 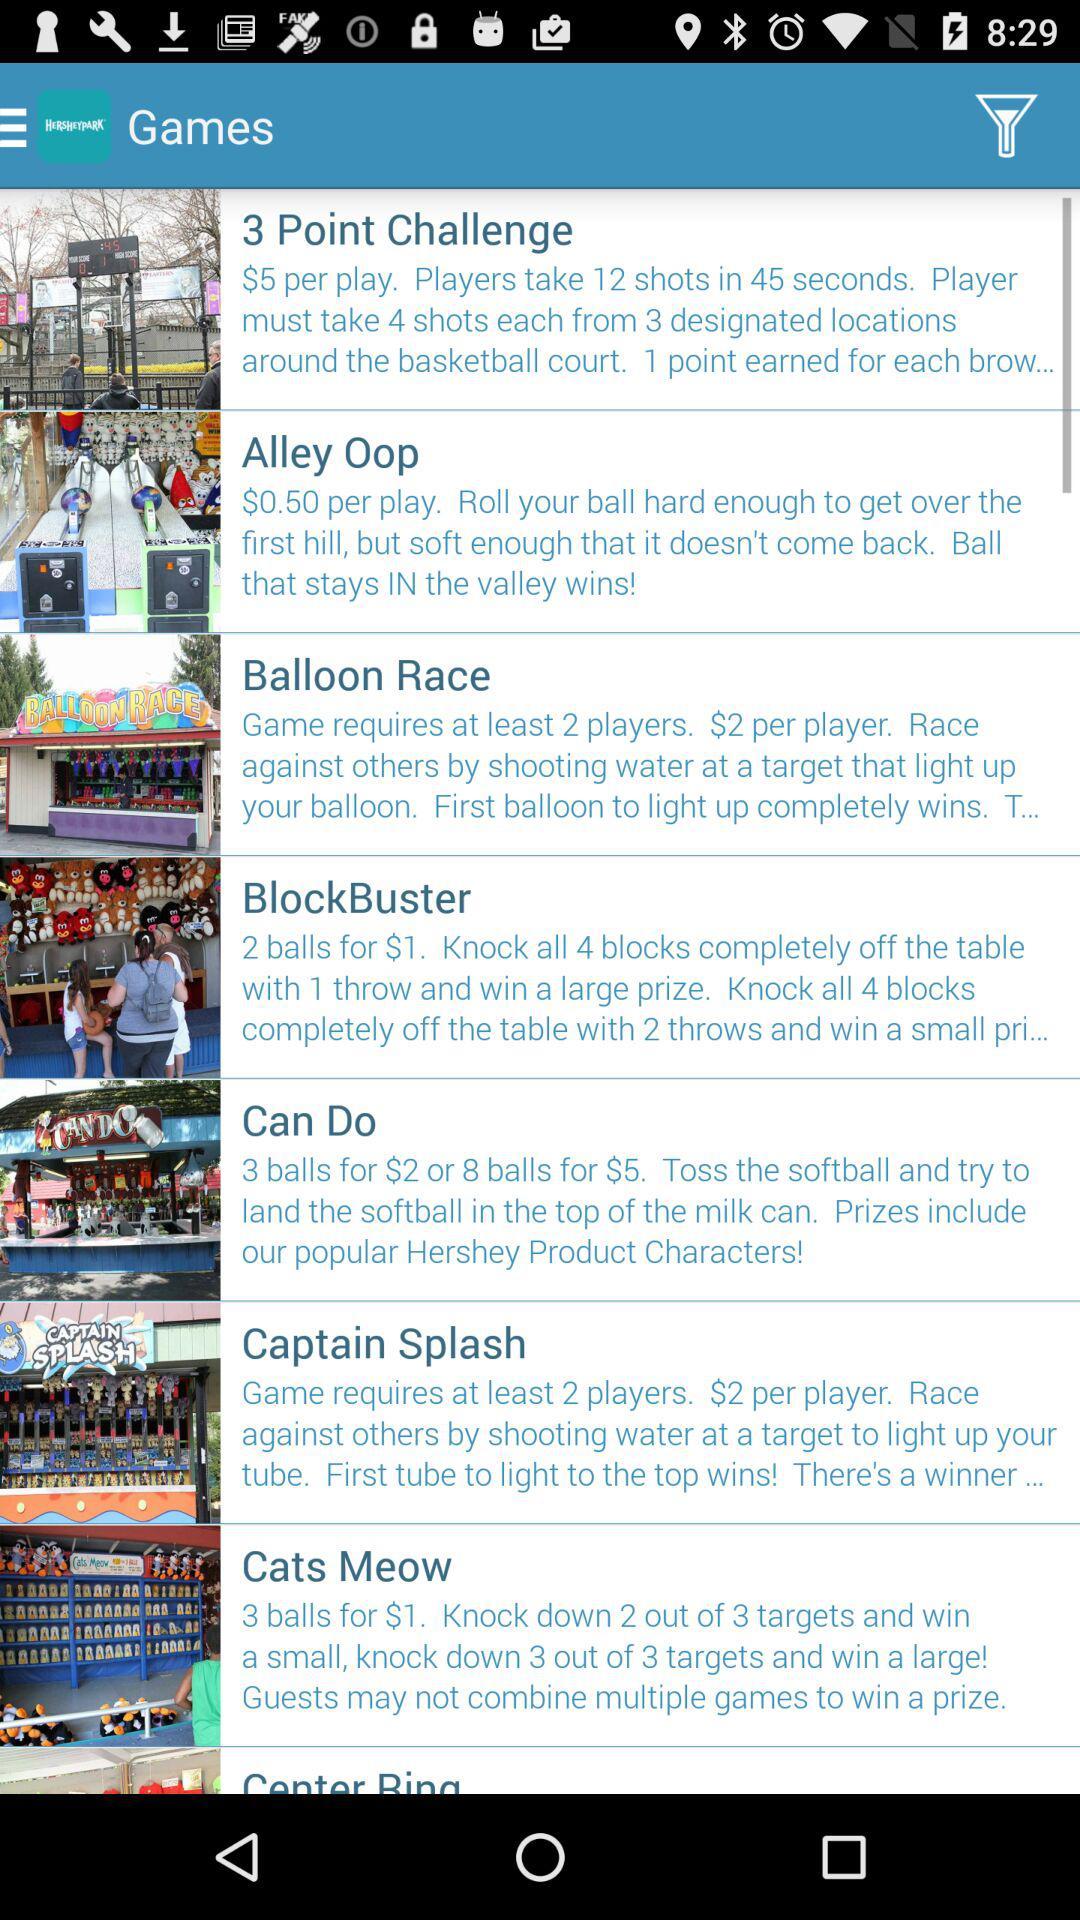 What do you see at coordinates (650, 1563) in the screenshot?
I see `the item below the game requires at` at bounding box center [650, 1563].